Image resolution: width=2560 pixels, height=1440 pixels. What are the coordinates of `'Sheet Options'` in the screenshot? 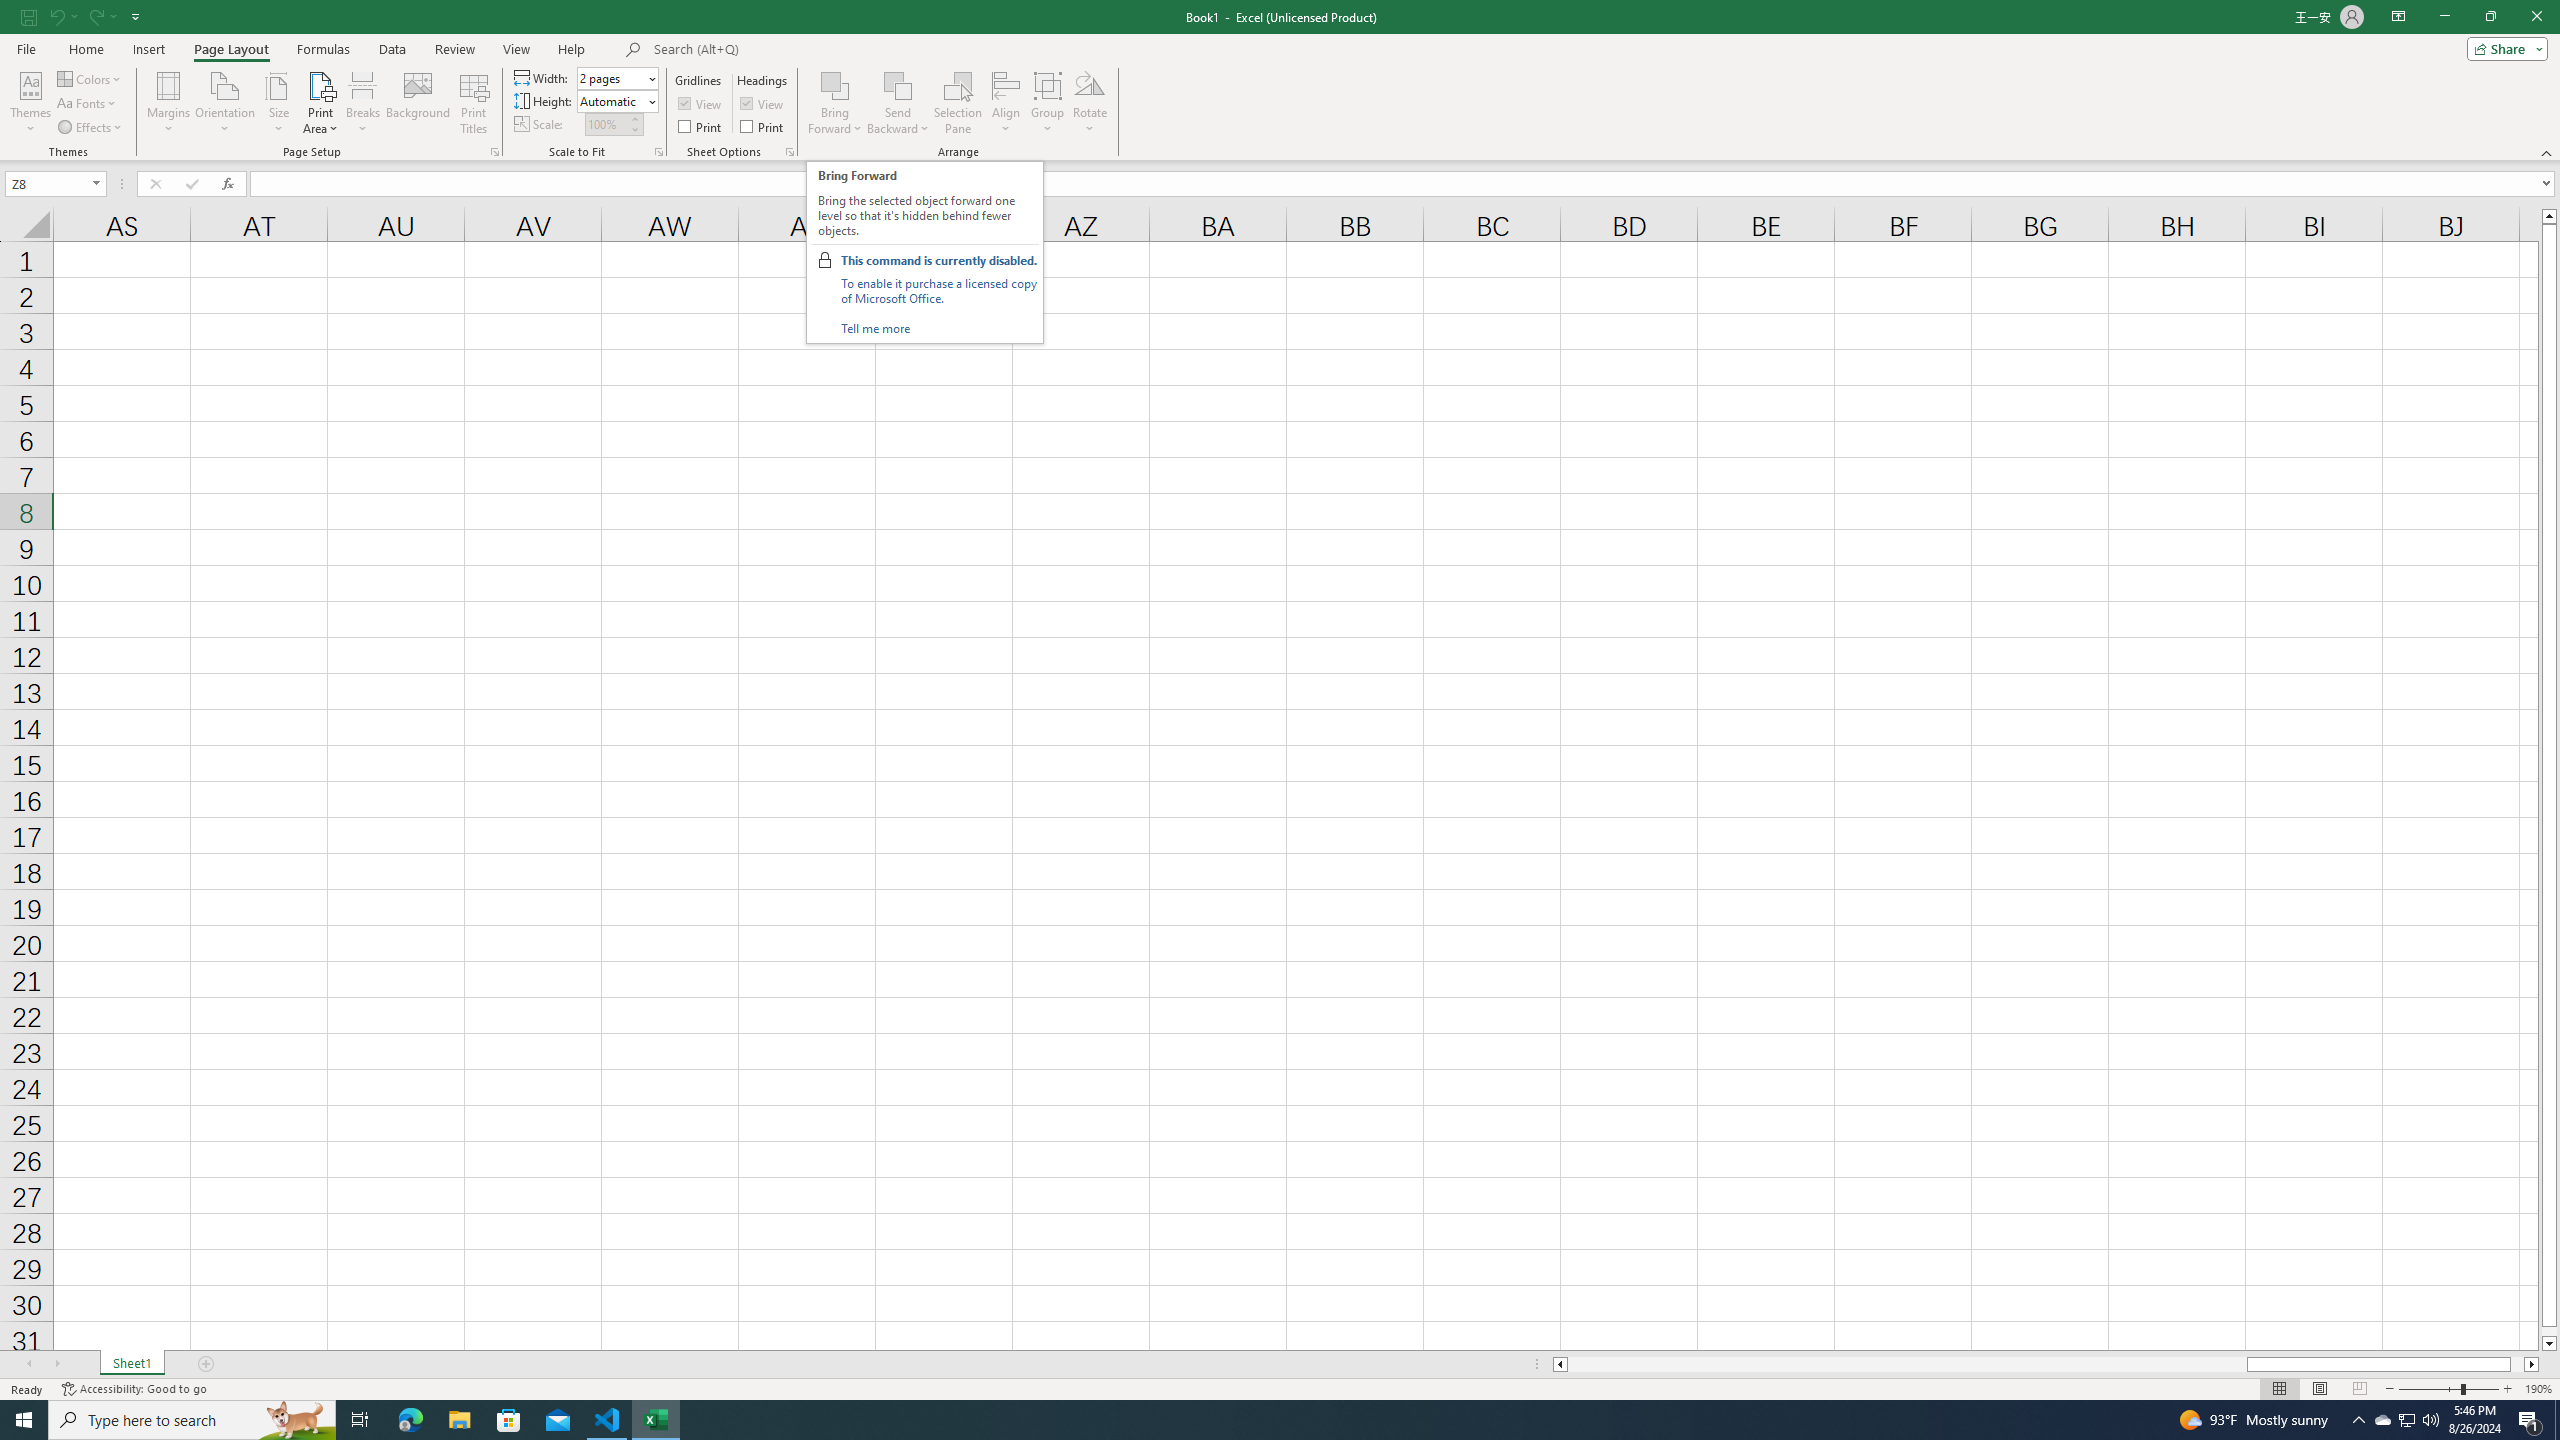 It's located at (788, 150).